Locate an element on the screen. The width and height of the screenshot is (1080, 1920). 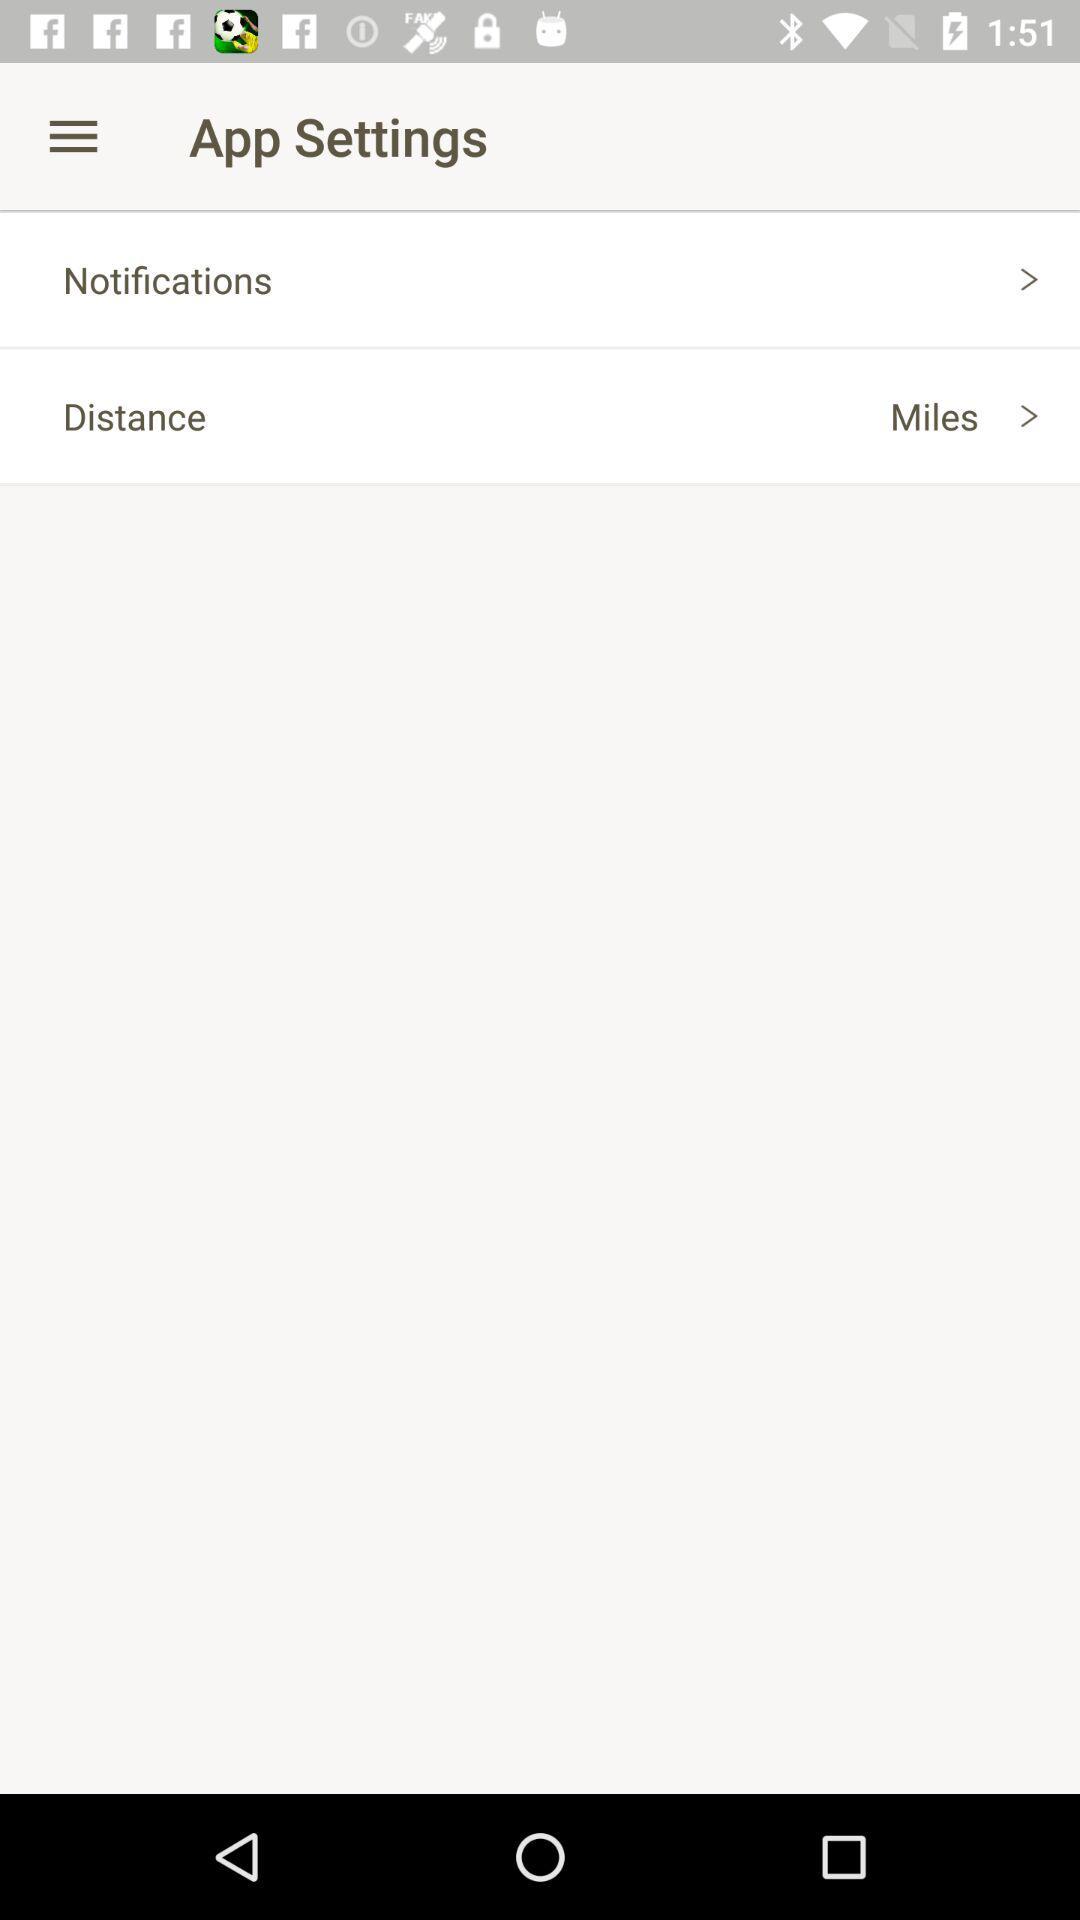
item above the distance icon is located at coordinates (540, 278).